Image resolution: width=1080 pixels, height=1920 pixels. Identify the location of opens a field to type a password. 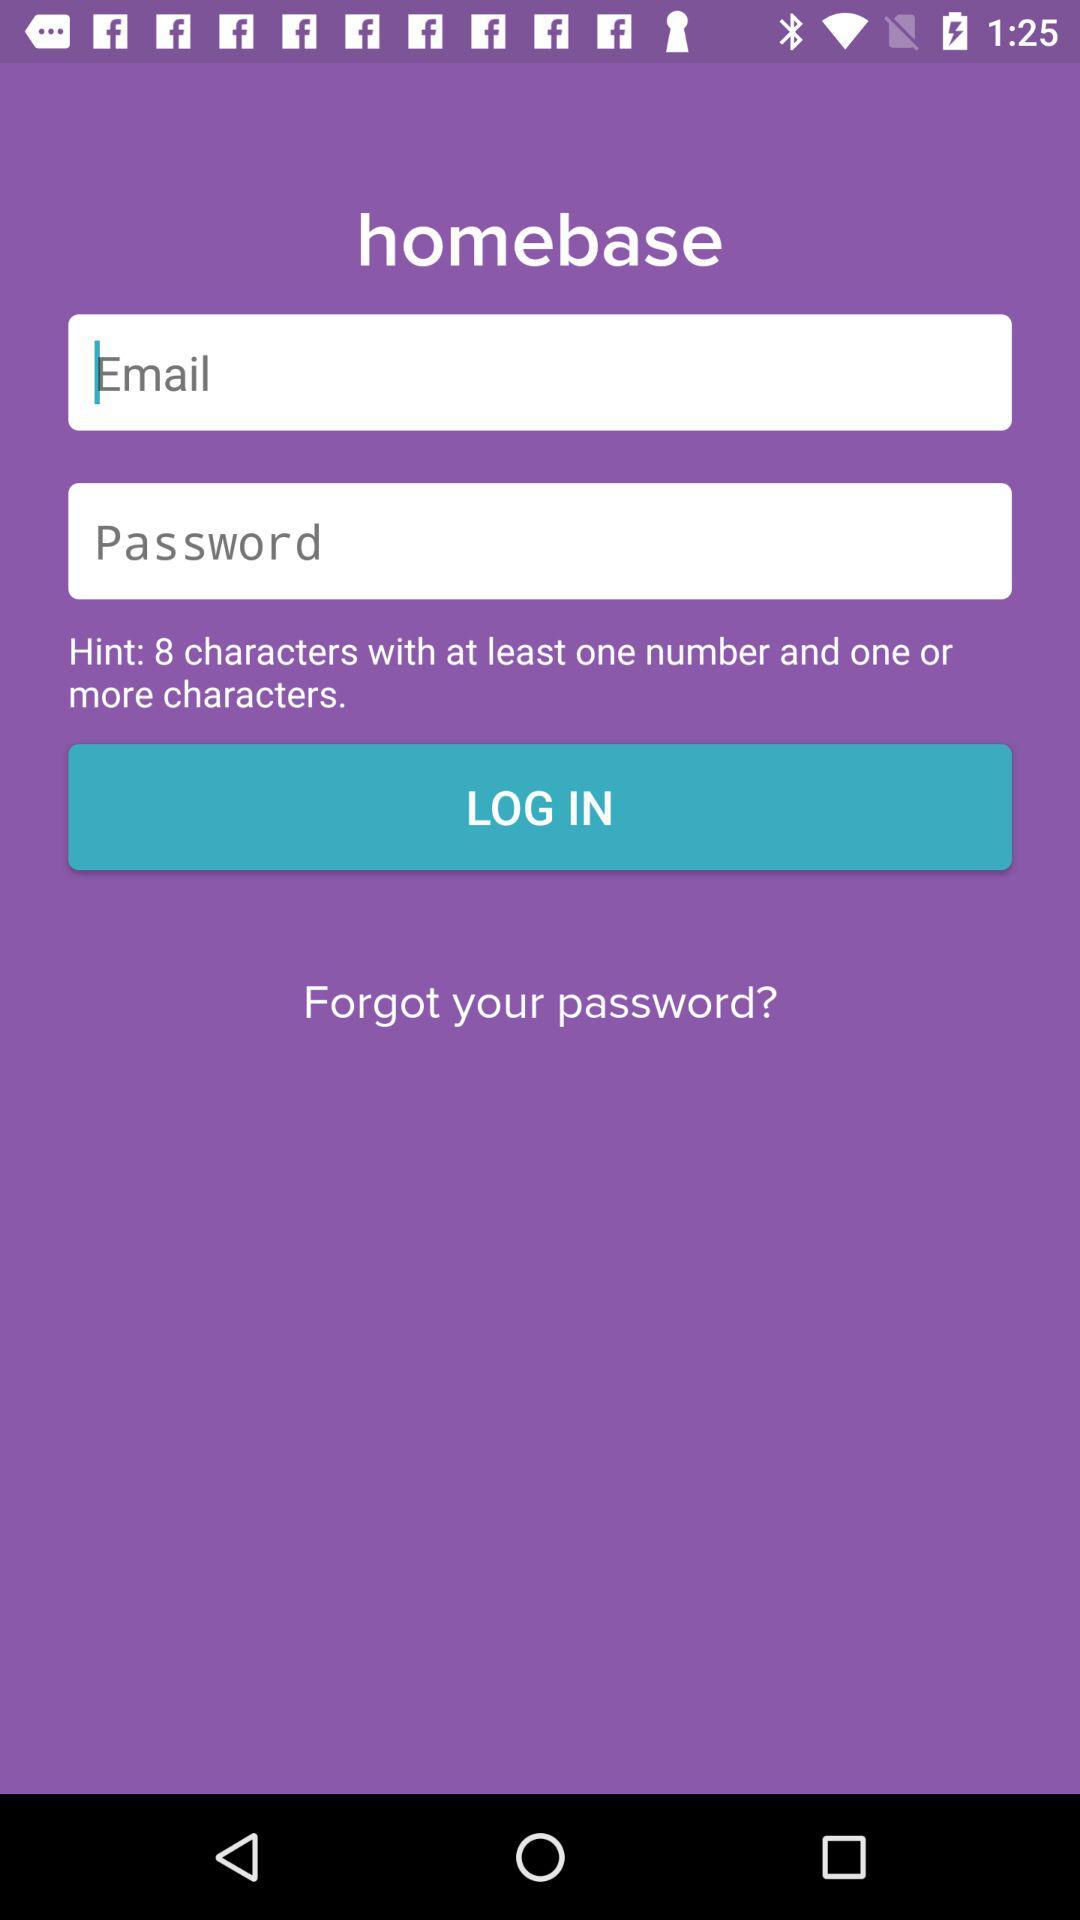
(540, 541).